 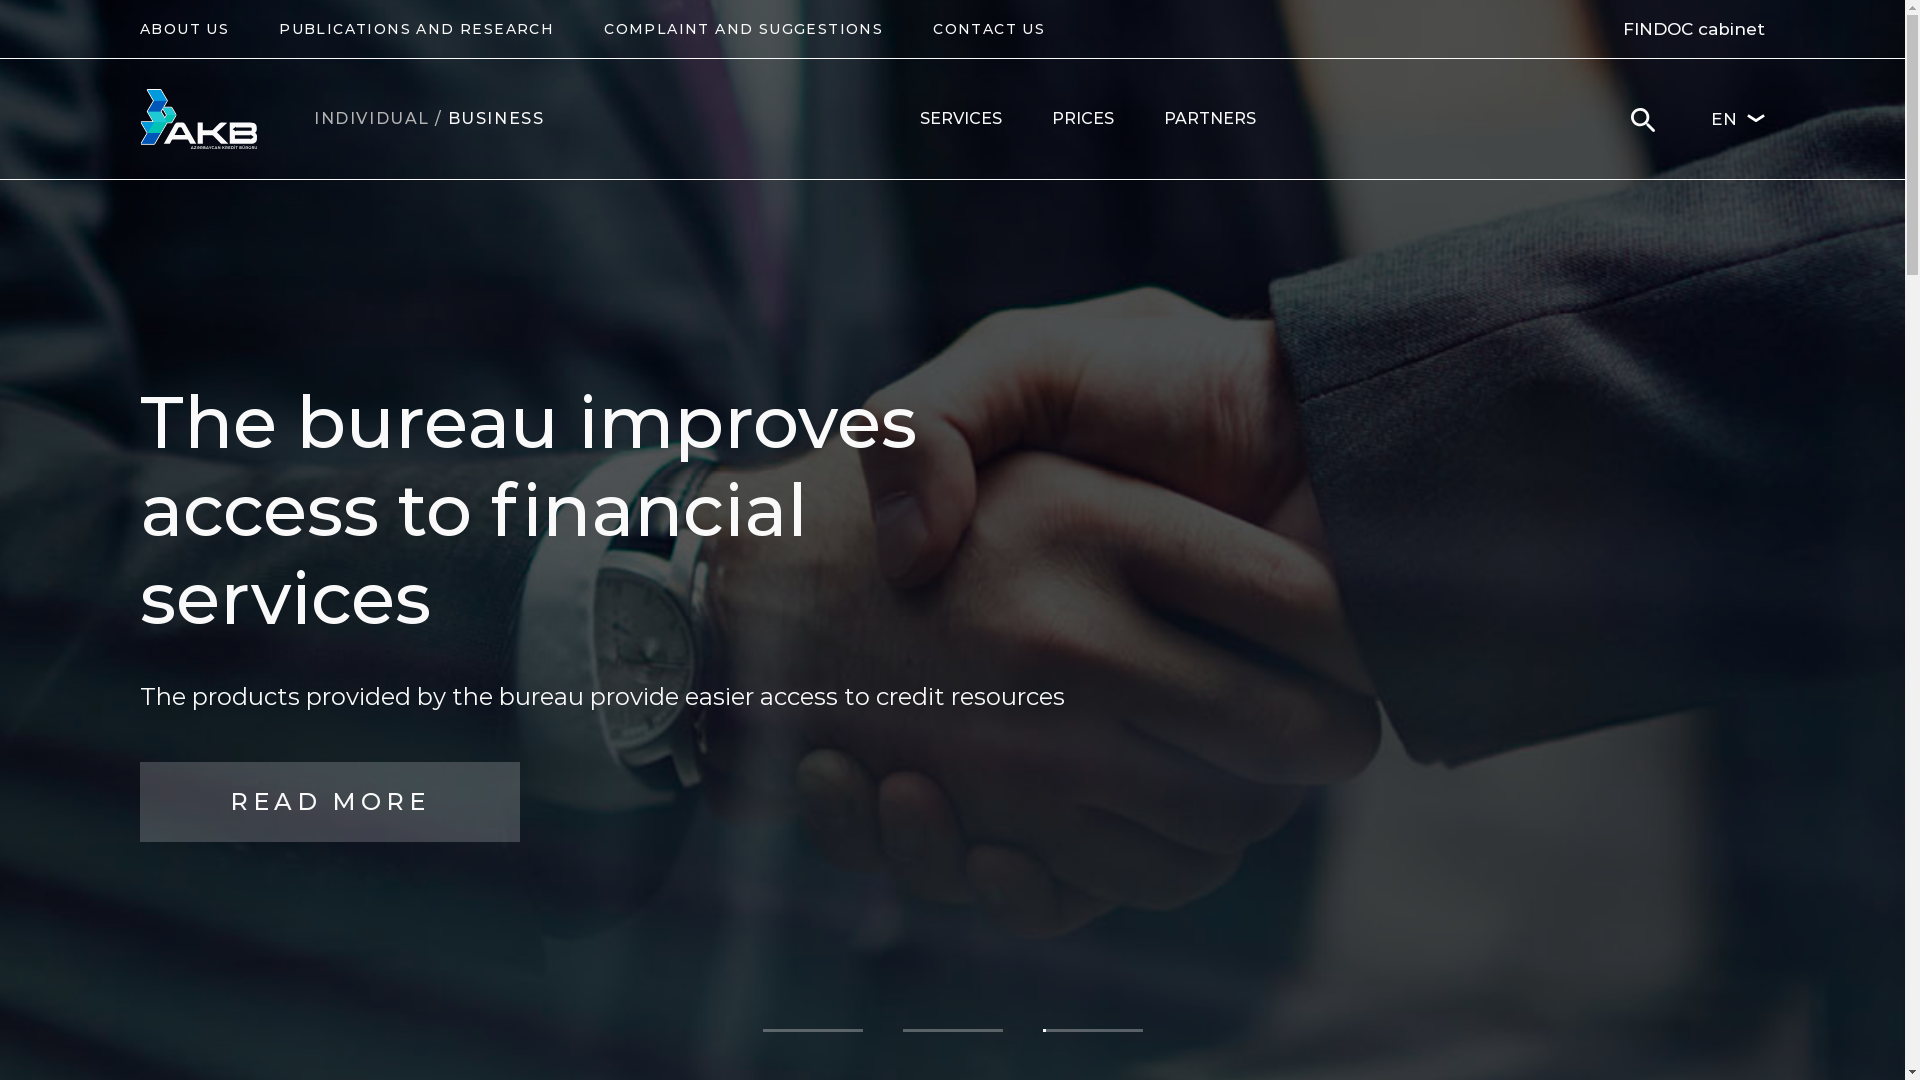 I want to click on 'FINDOC cabinet', so click(x=1622, y=29).